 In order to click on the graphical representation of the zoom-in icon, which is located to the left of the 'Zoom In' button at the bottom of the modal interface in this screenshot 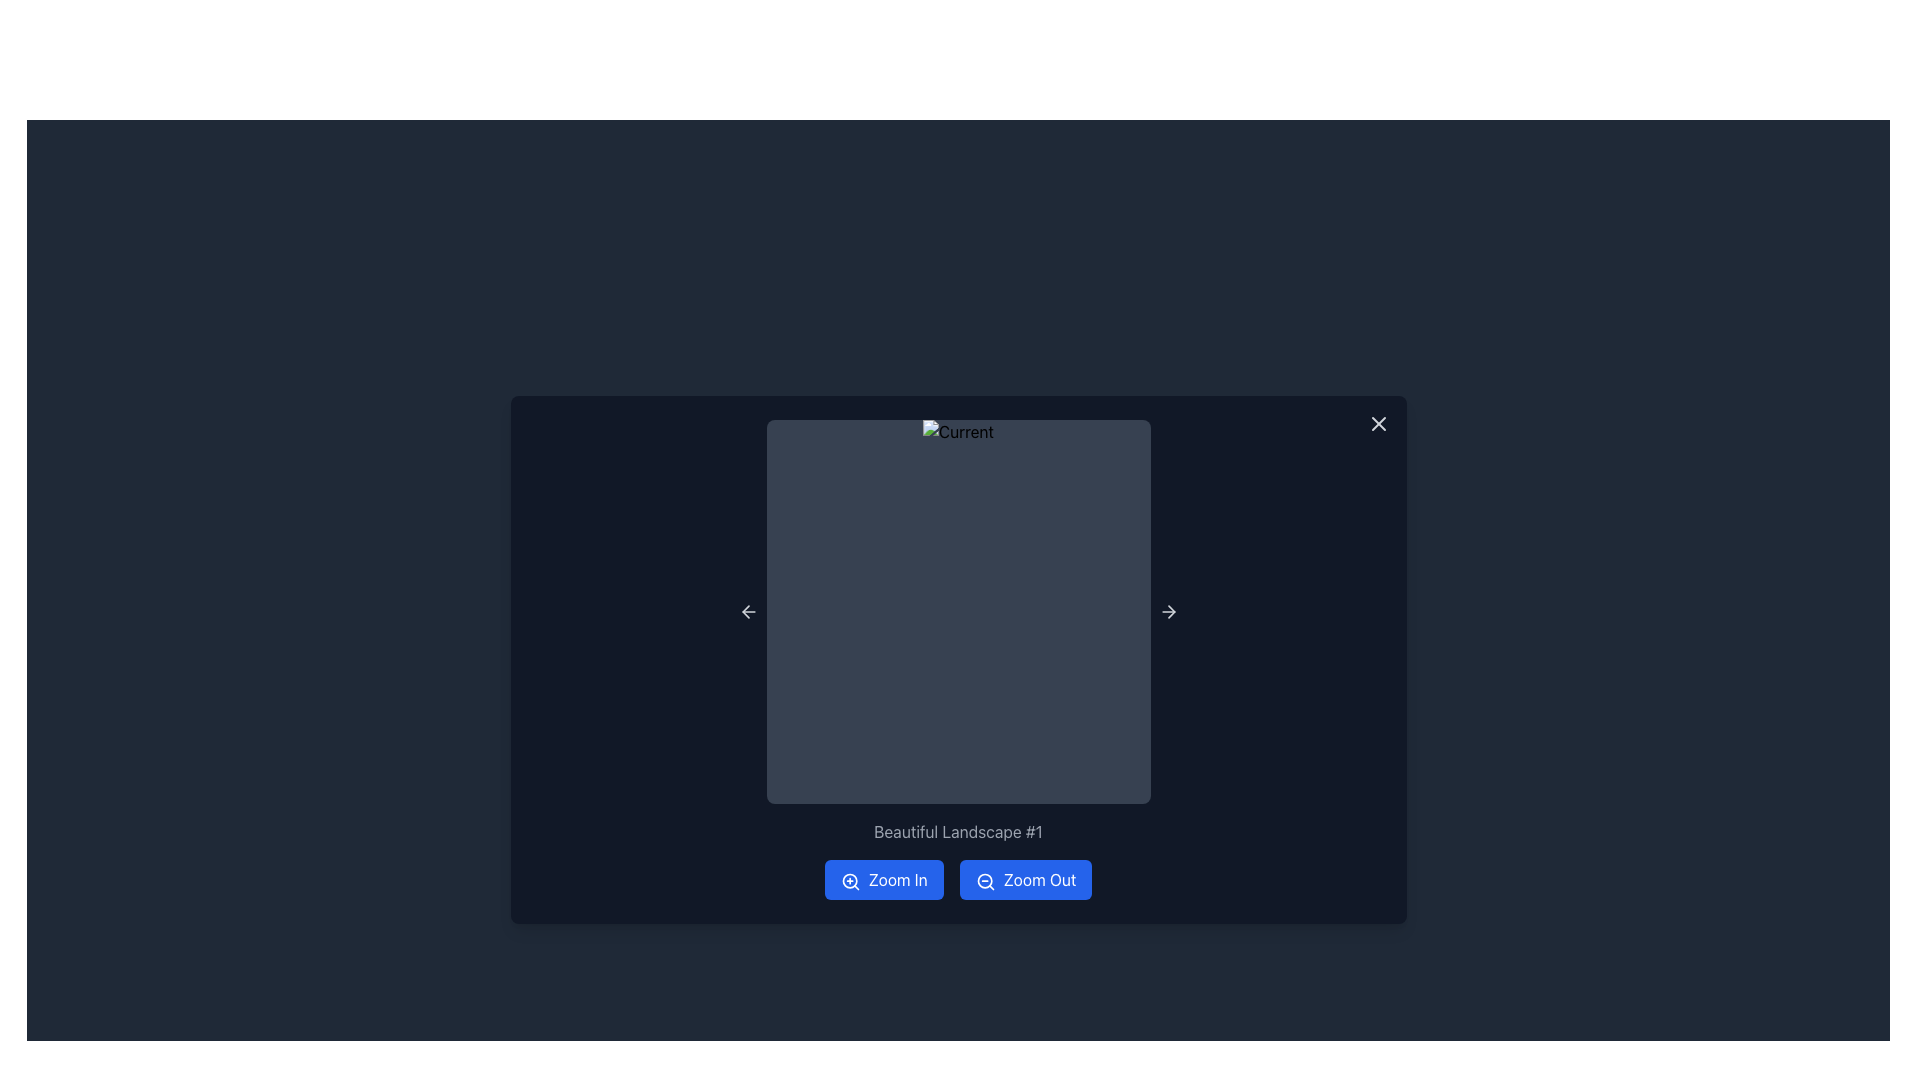, I will do `click(849, 879)`.